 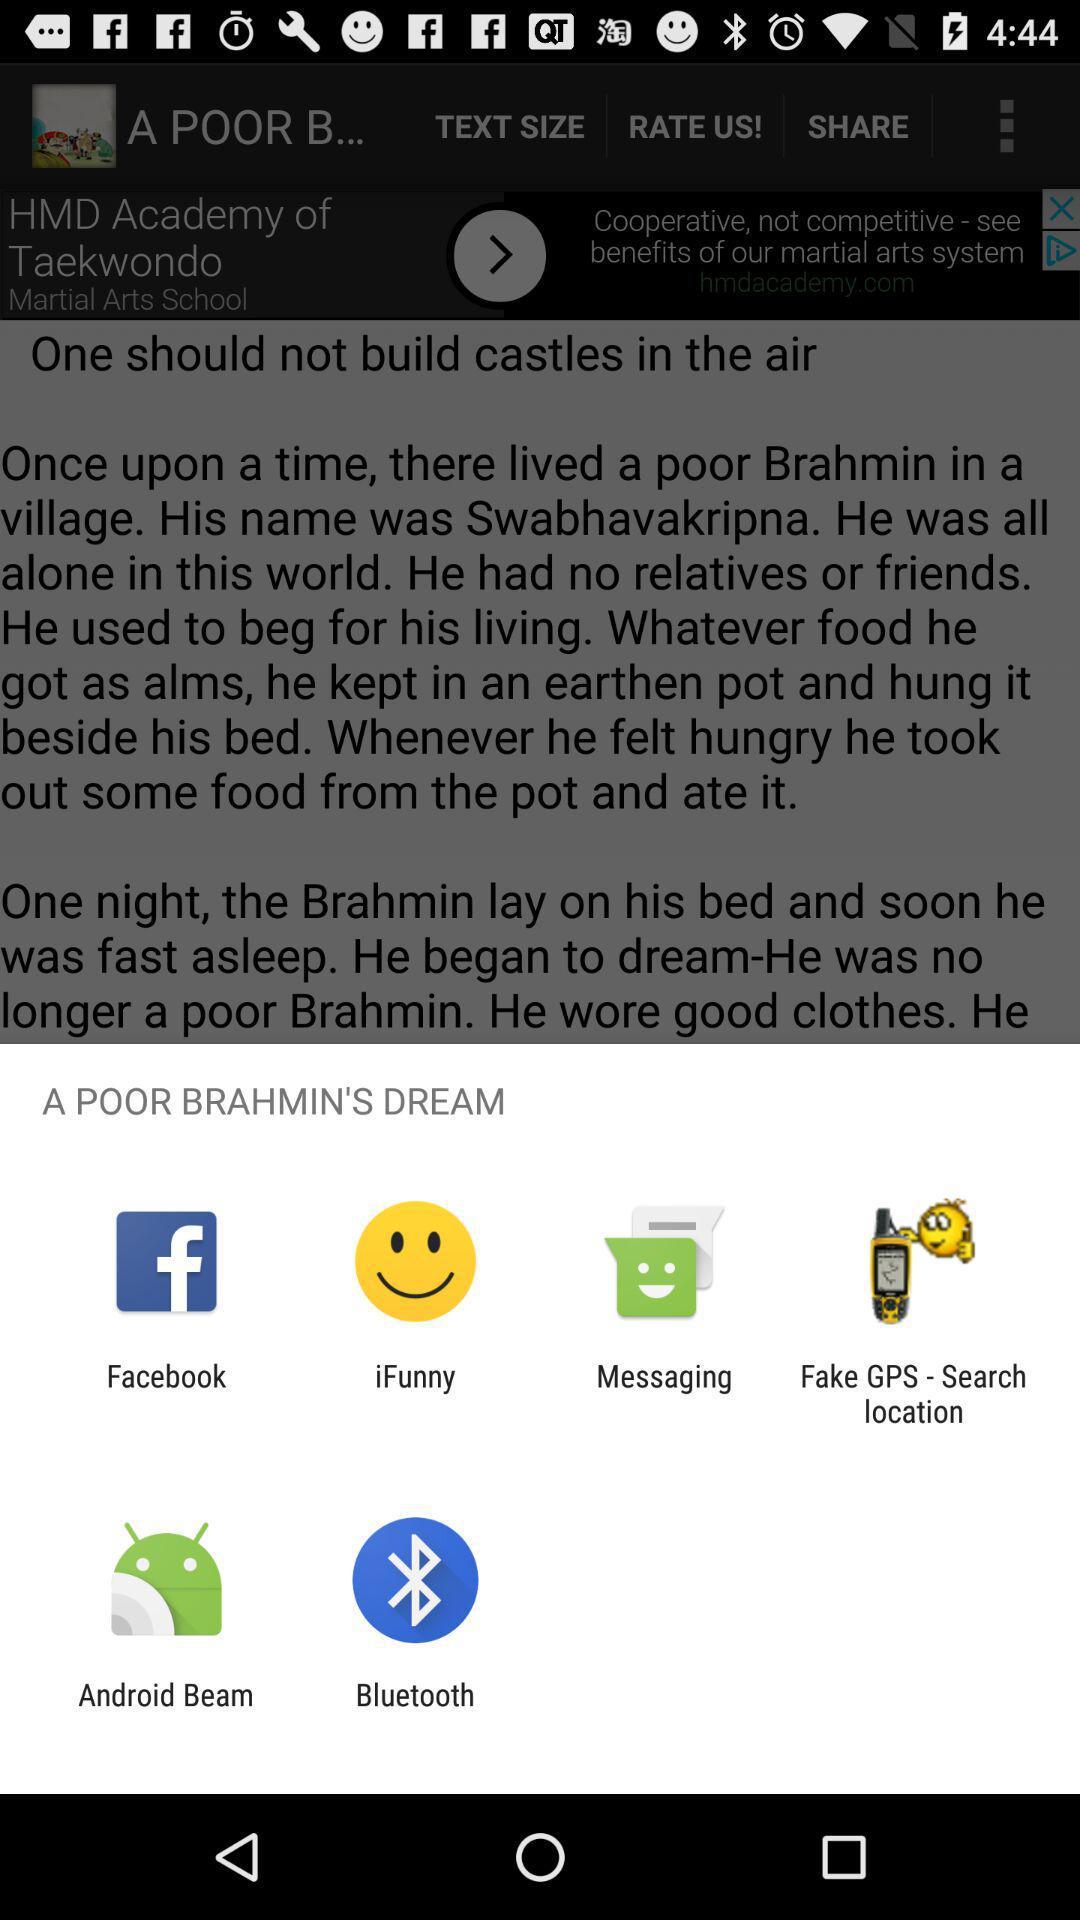 What do you see at coordinates (165, 1392) in the screenshot?
I see `facebook item` at bounding box center [165, 1392].